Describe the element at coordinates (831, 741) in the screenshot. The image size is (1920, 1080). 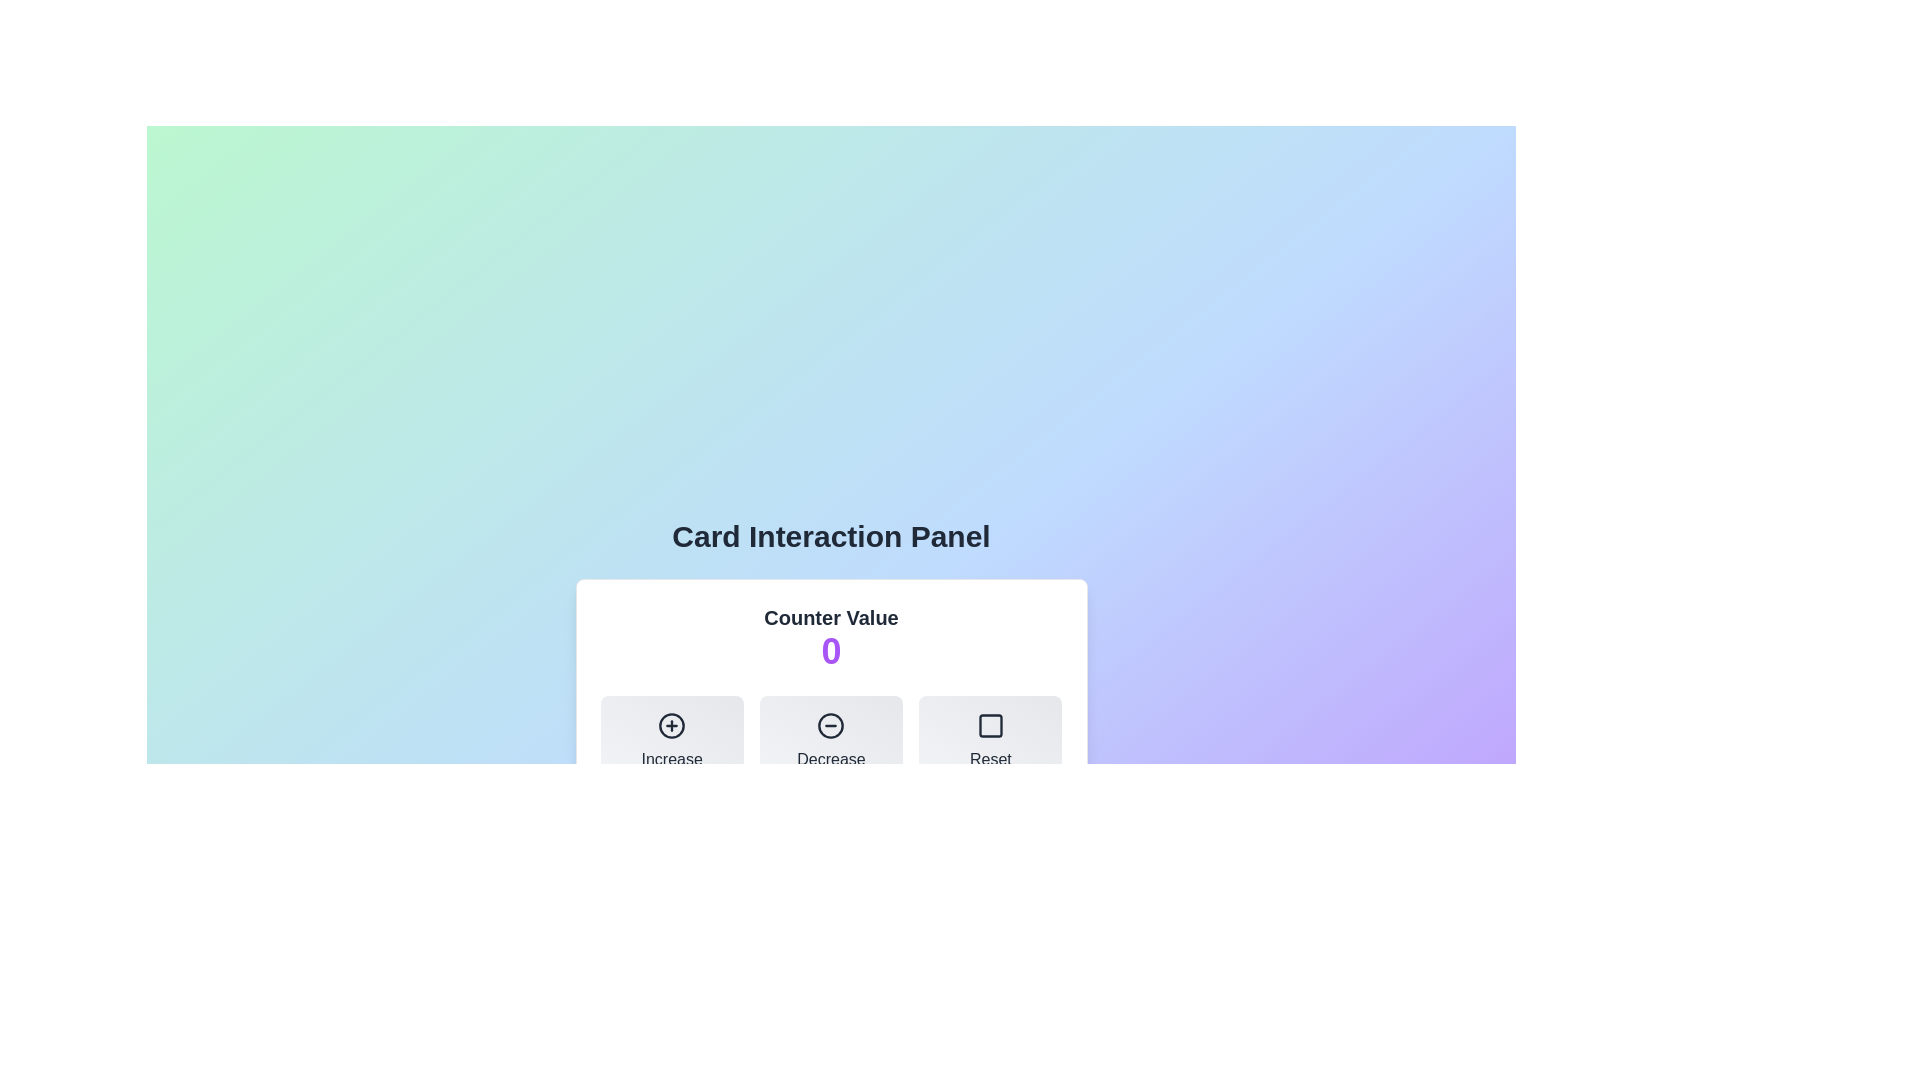
I see `the 'Decrease' button, which is part of a horizontal group of buttons labeled 'Increase', 'Decrease', and 'Reset', located beneath the 'Counter Value' panel` at that location.